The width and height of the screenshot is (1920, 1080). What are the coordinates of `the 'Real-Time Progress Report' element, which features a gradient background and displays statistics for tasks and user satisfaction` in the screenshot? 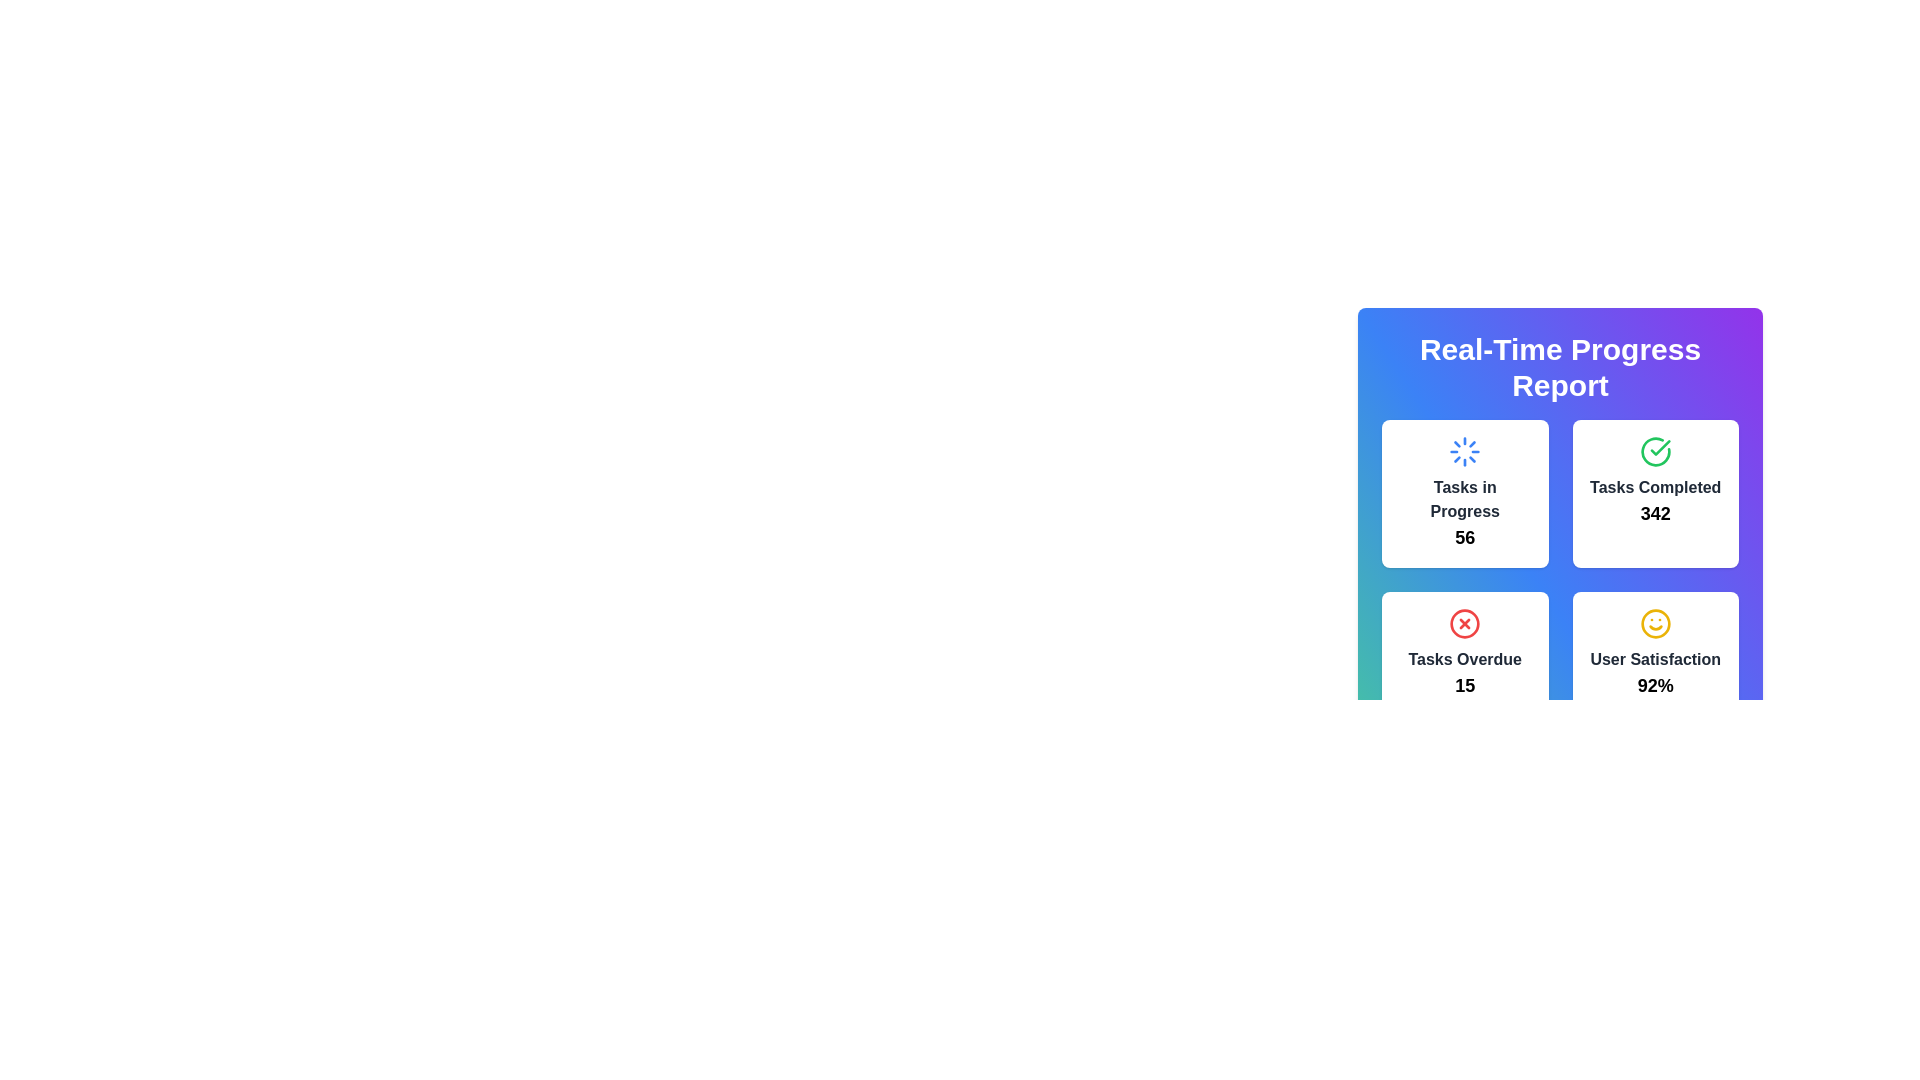 It's located at (1559, 492).